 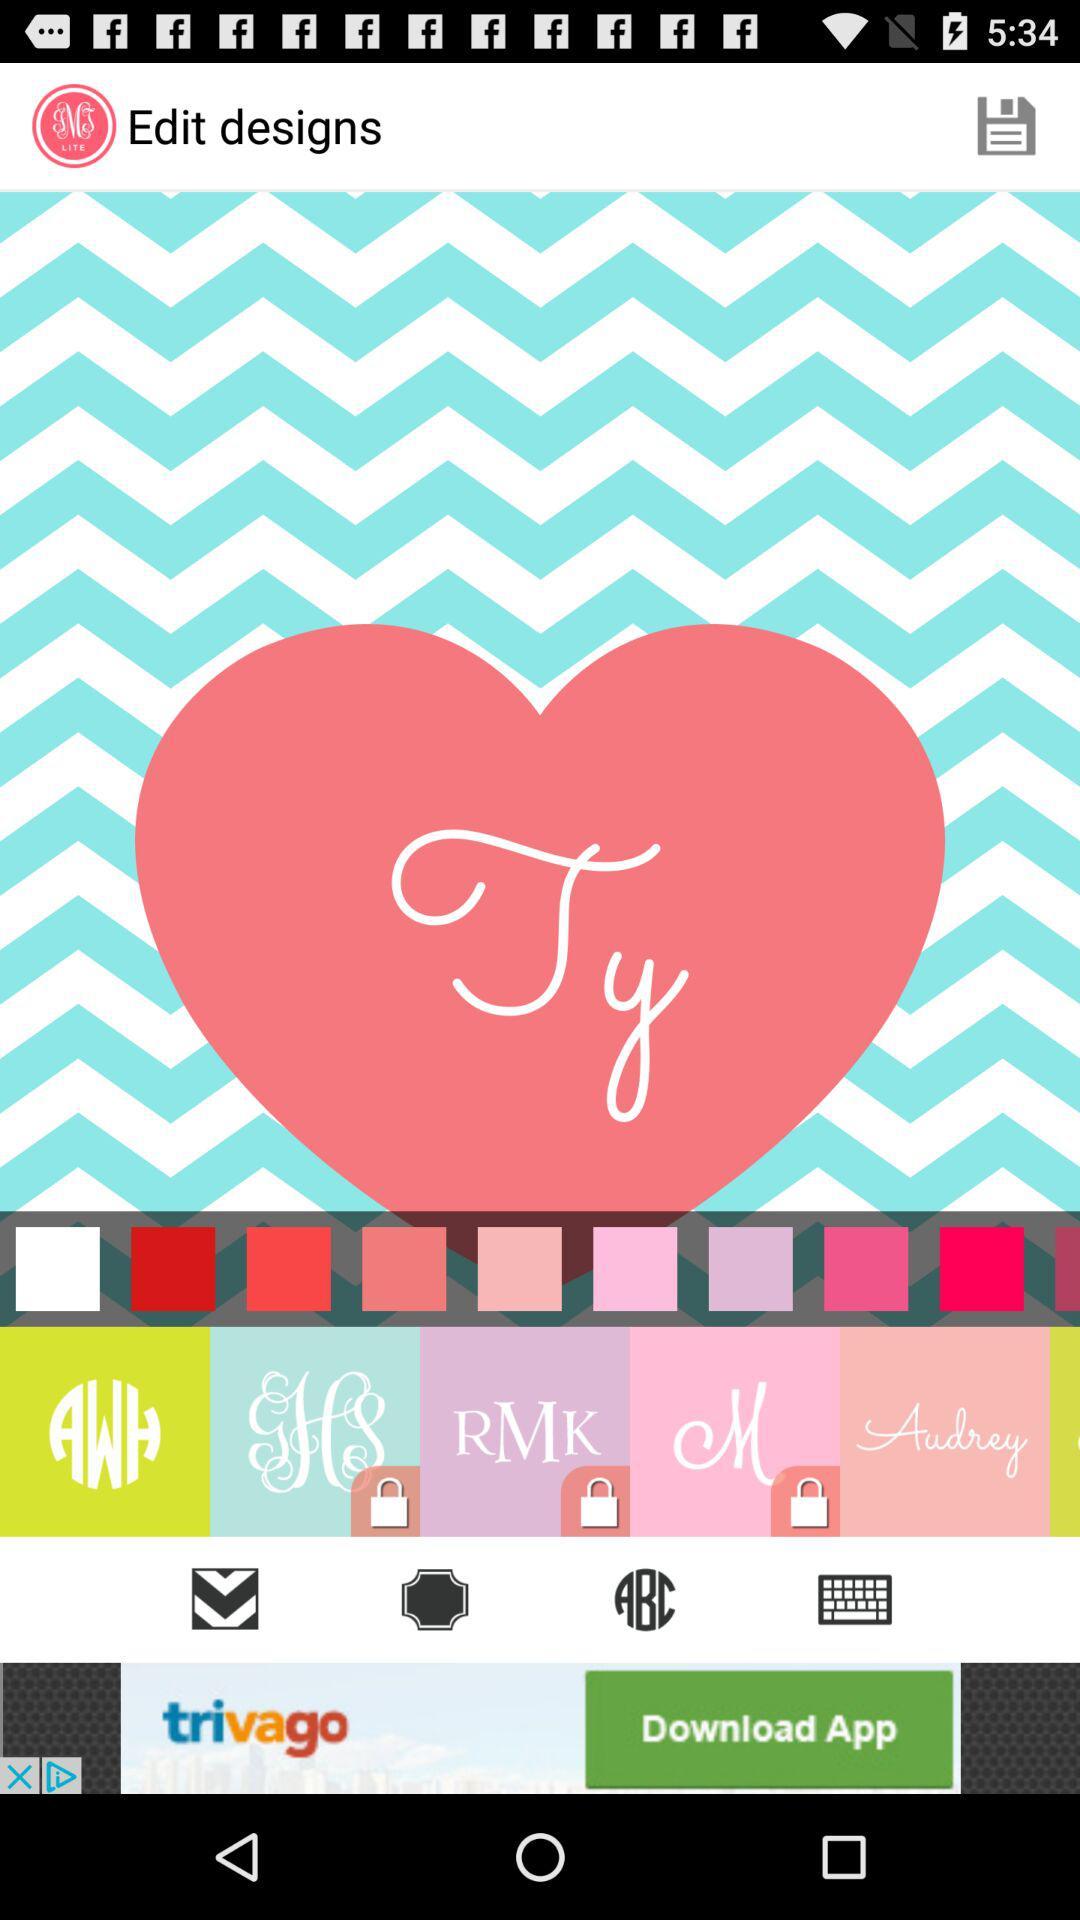 I want to click on on rmk lock icon box which is left side of m symbol, so click(x=523, y=1430).